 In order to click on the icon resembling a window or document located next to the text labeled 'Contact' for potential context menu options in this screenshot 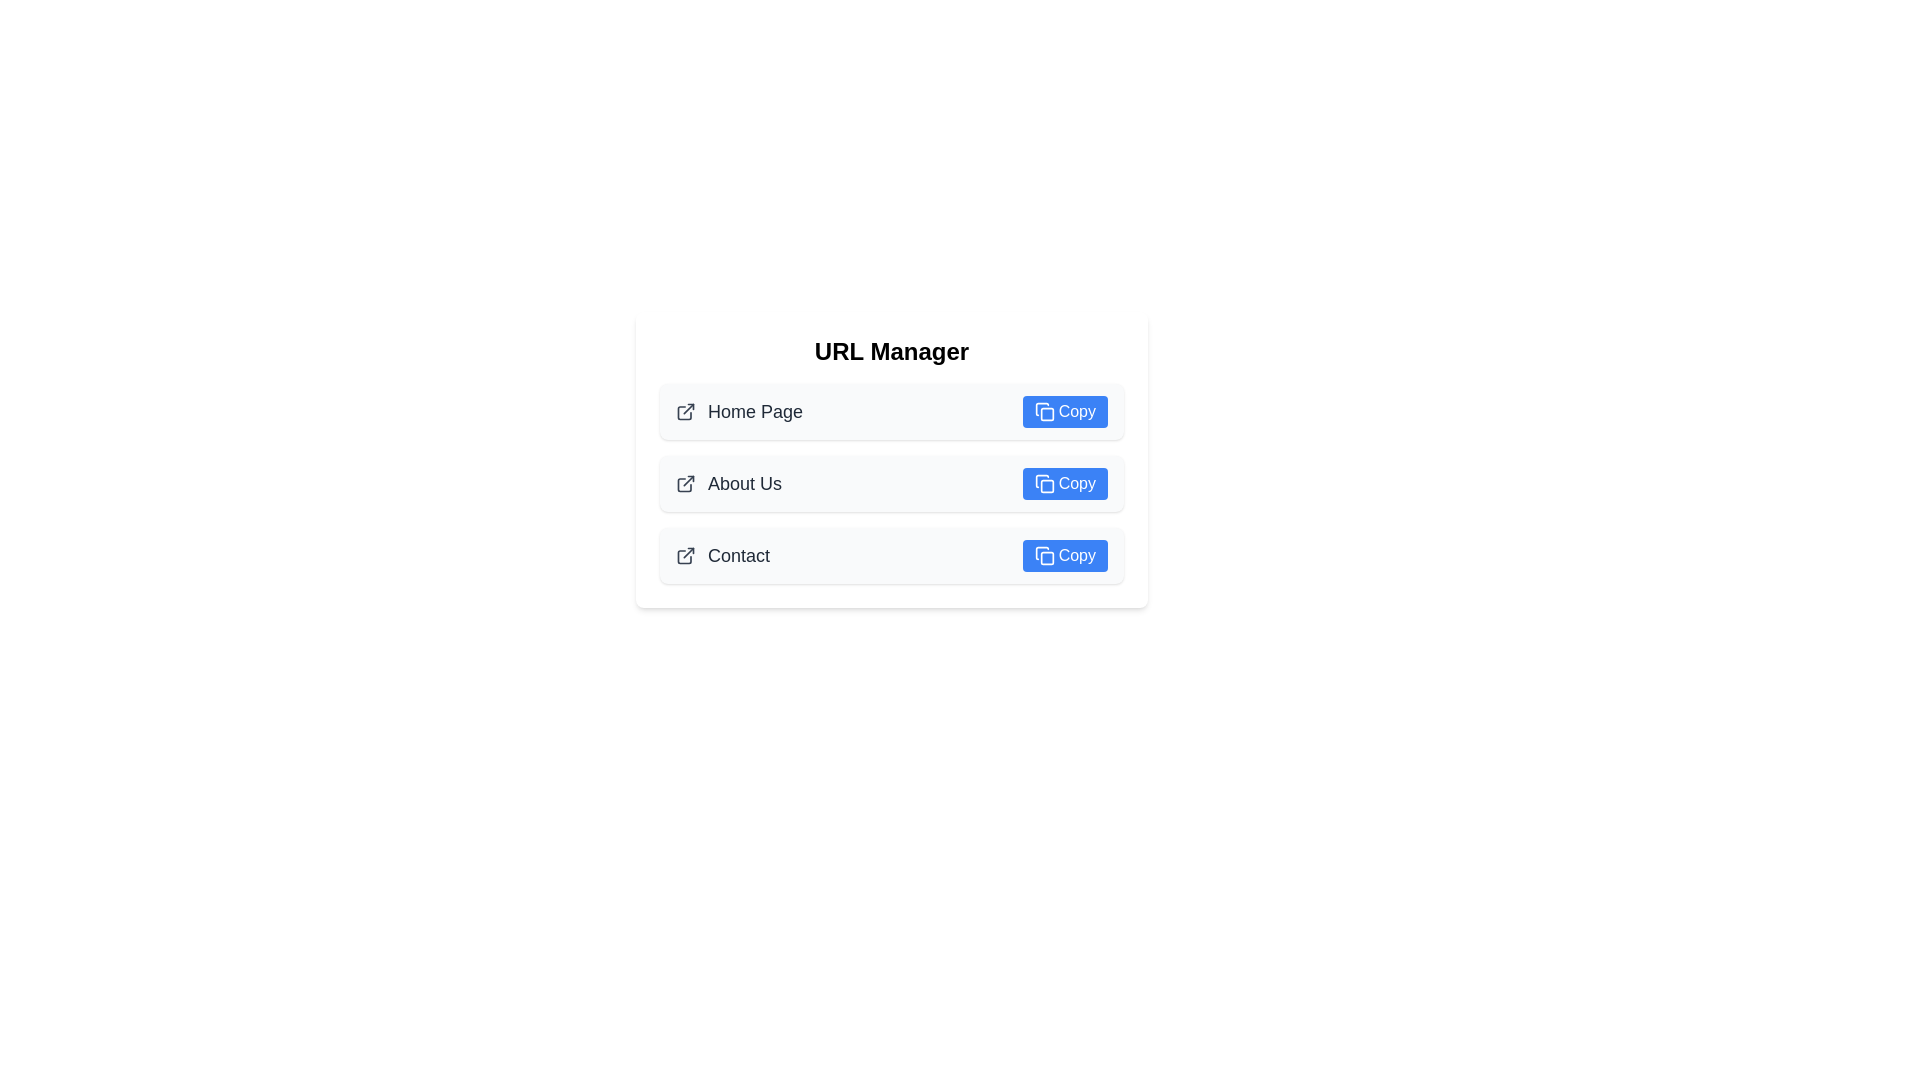, I will do `click(684, 557)`.